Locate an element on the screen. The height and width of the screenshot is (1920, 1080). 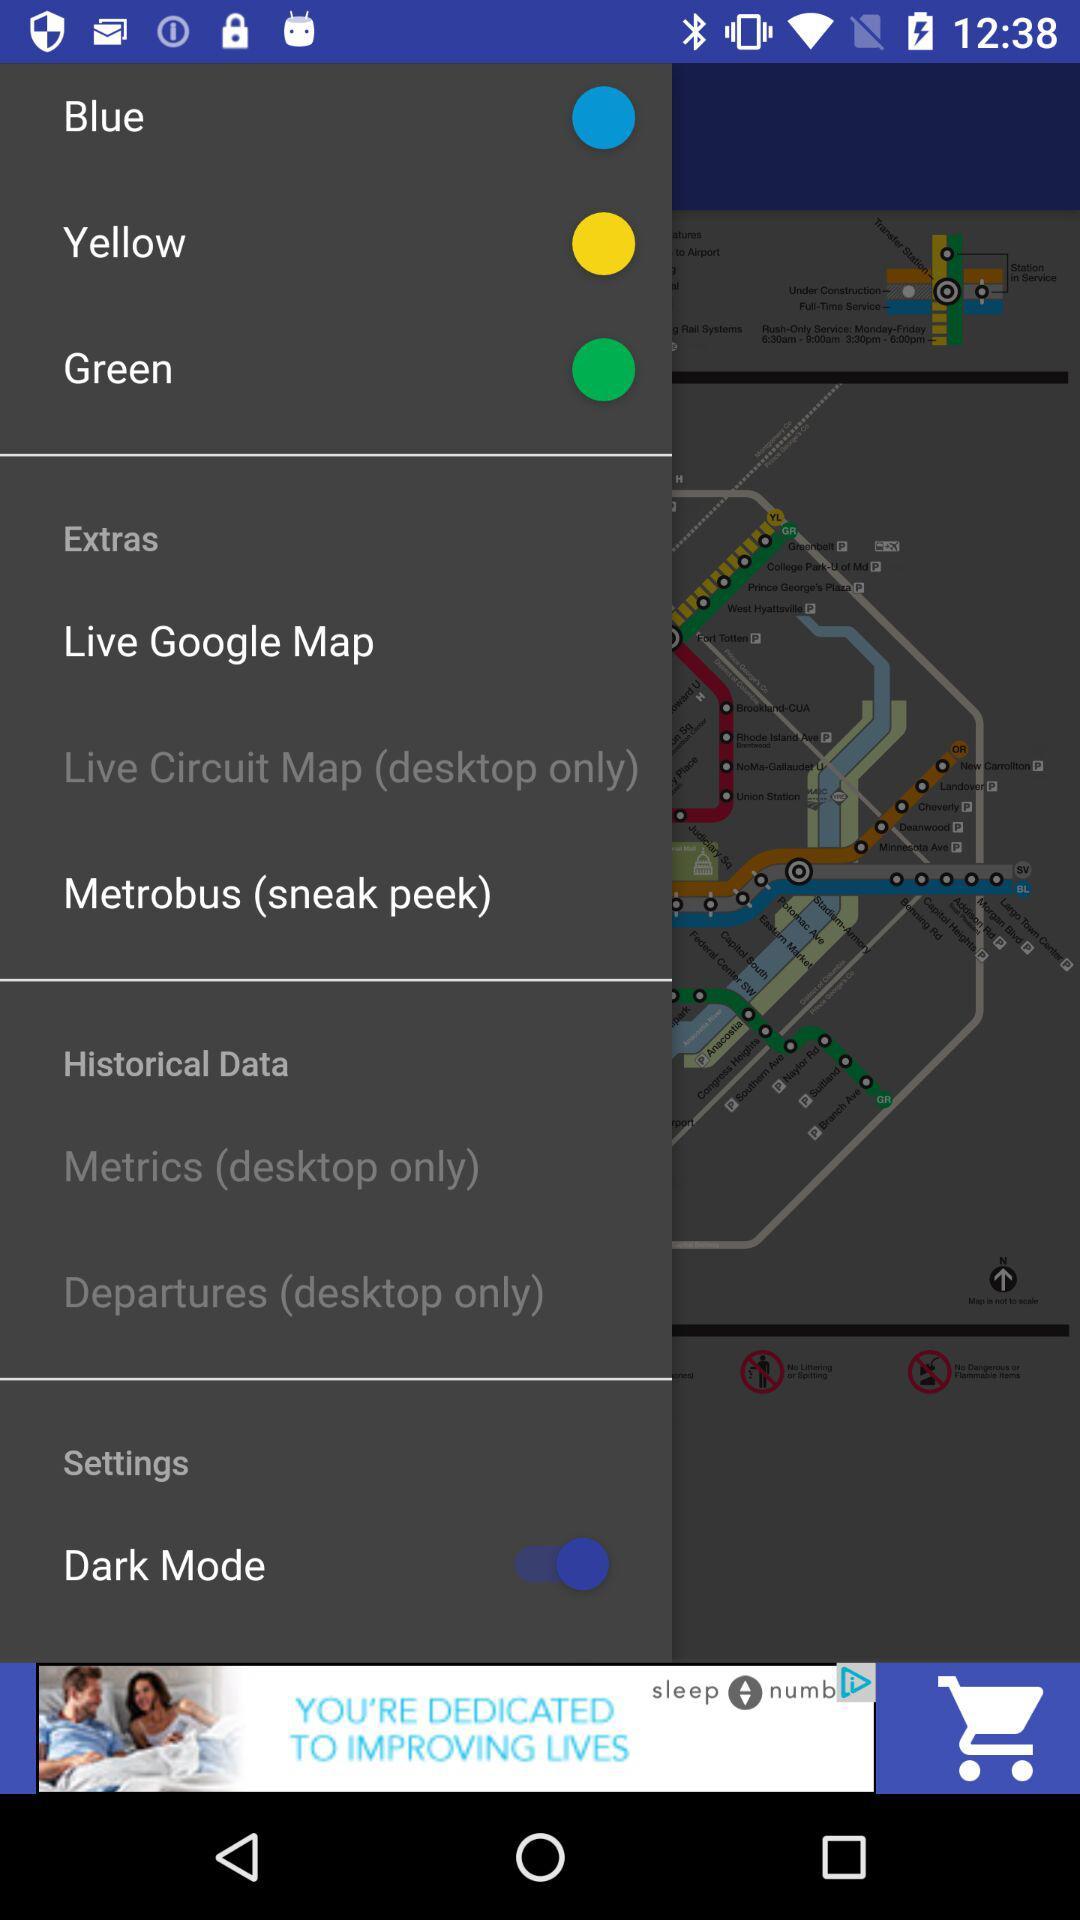
the option is located at coordinates (455, 1727).